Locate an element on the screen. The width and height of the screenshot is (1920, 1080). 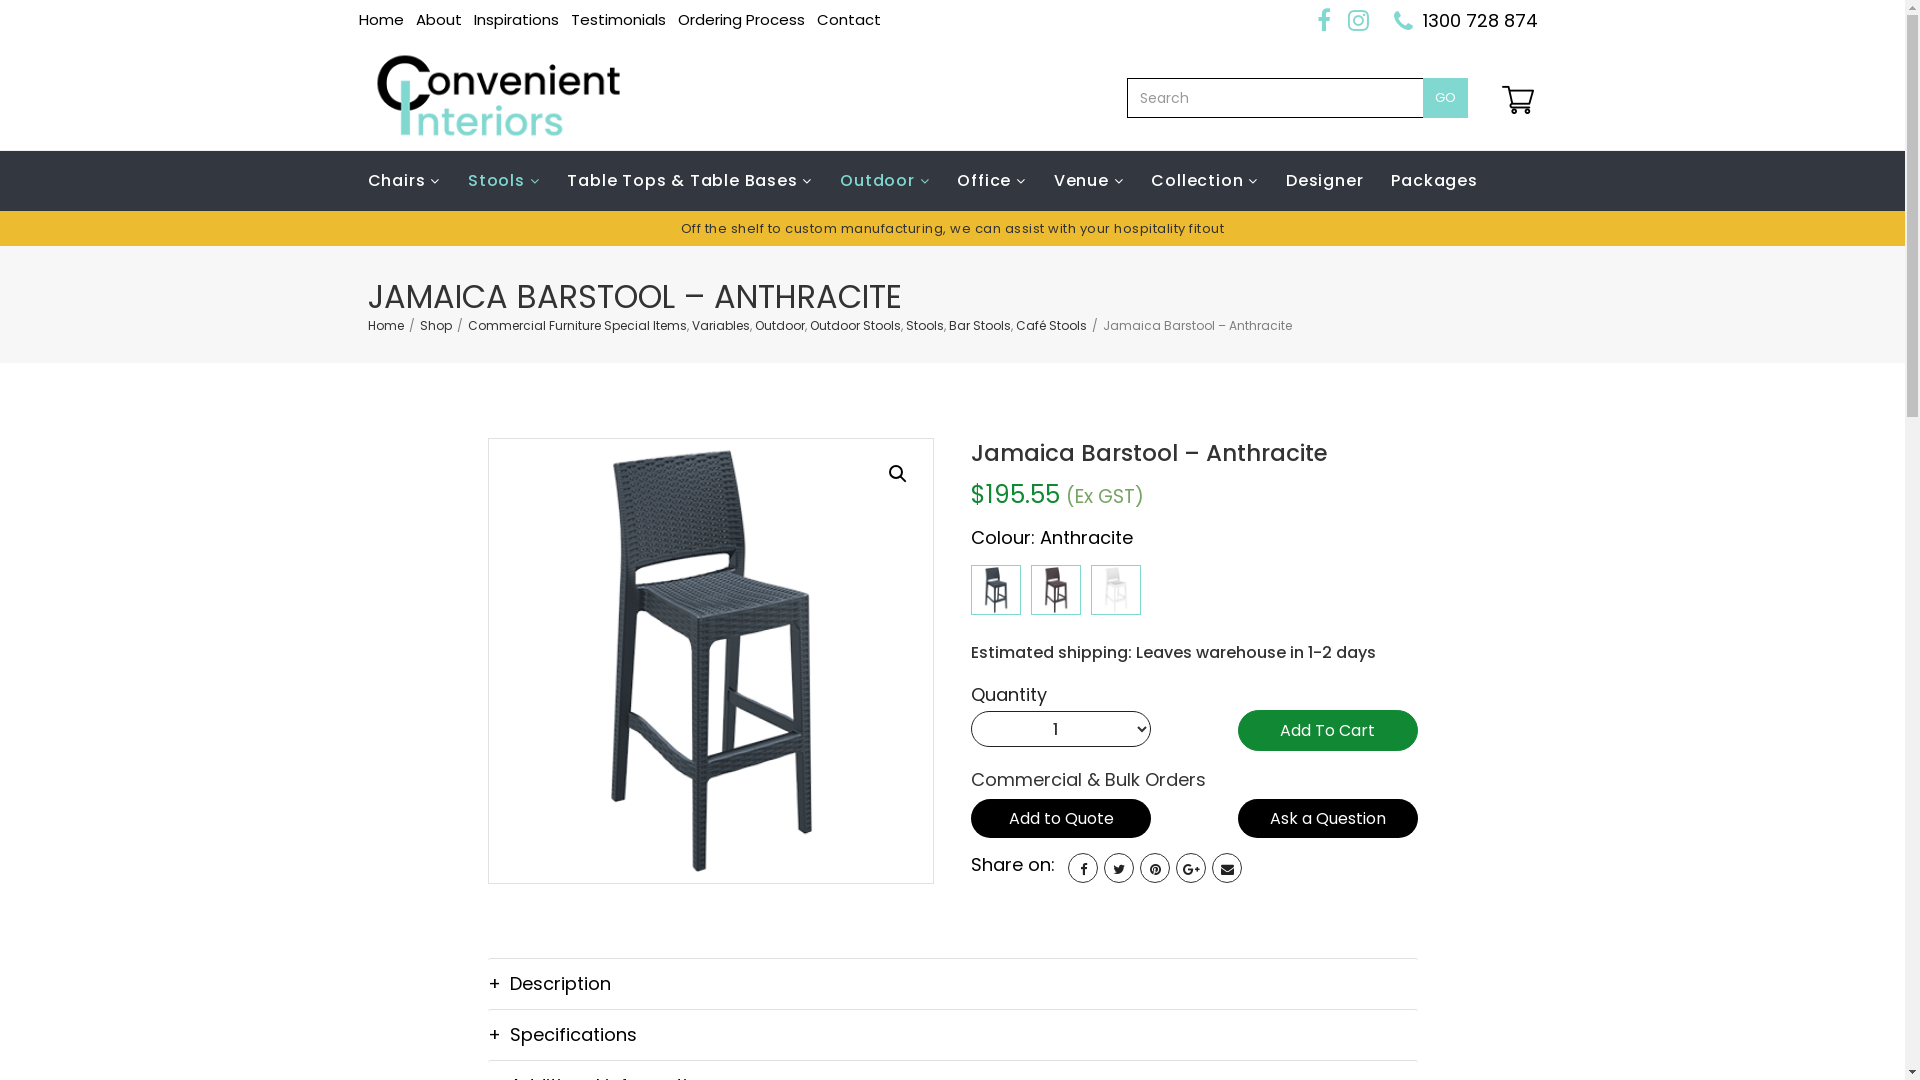
'1300 728 874' is located at coordinates (1479, 20).